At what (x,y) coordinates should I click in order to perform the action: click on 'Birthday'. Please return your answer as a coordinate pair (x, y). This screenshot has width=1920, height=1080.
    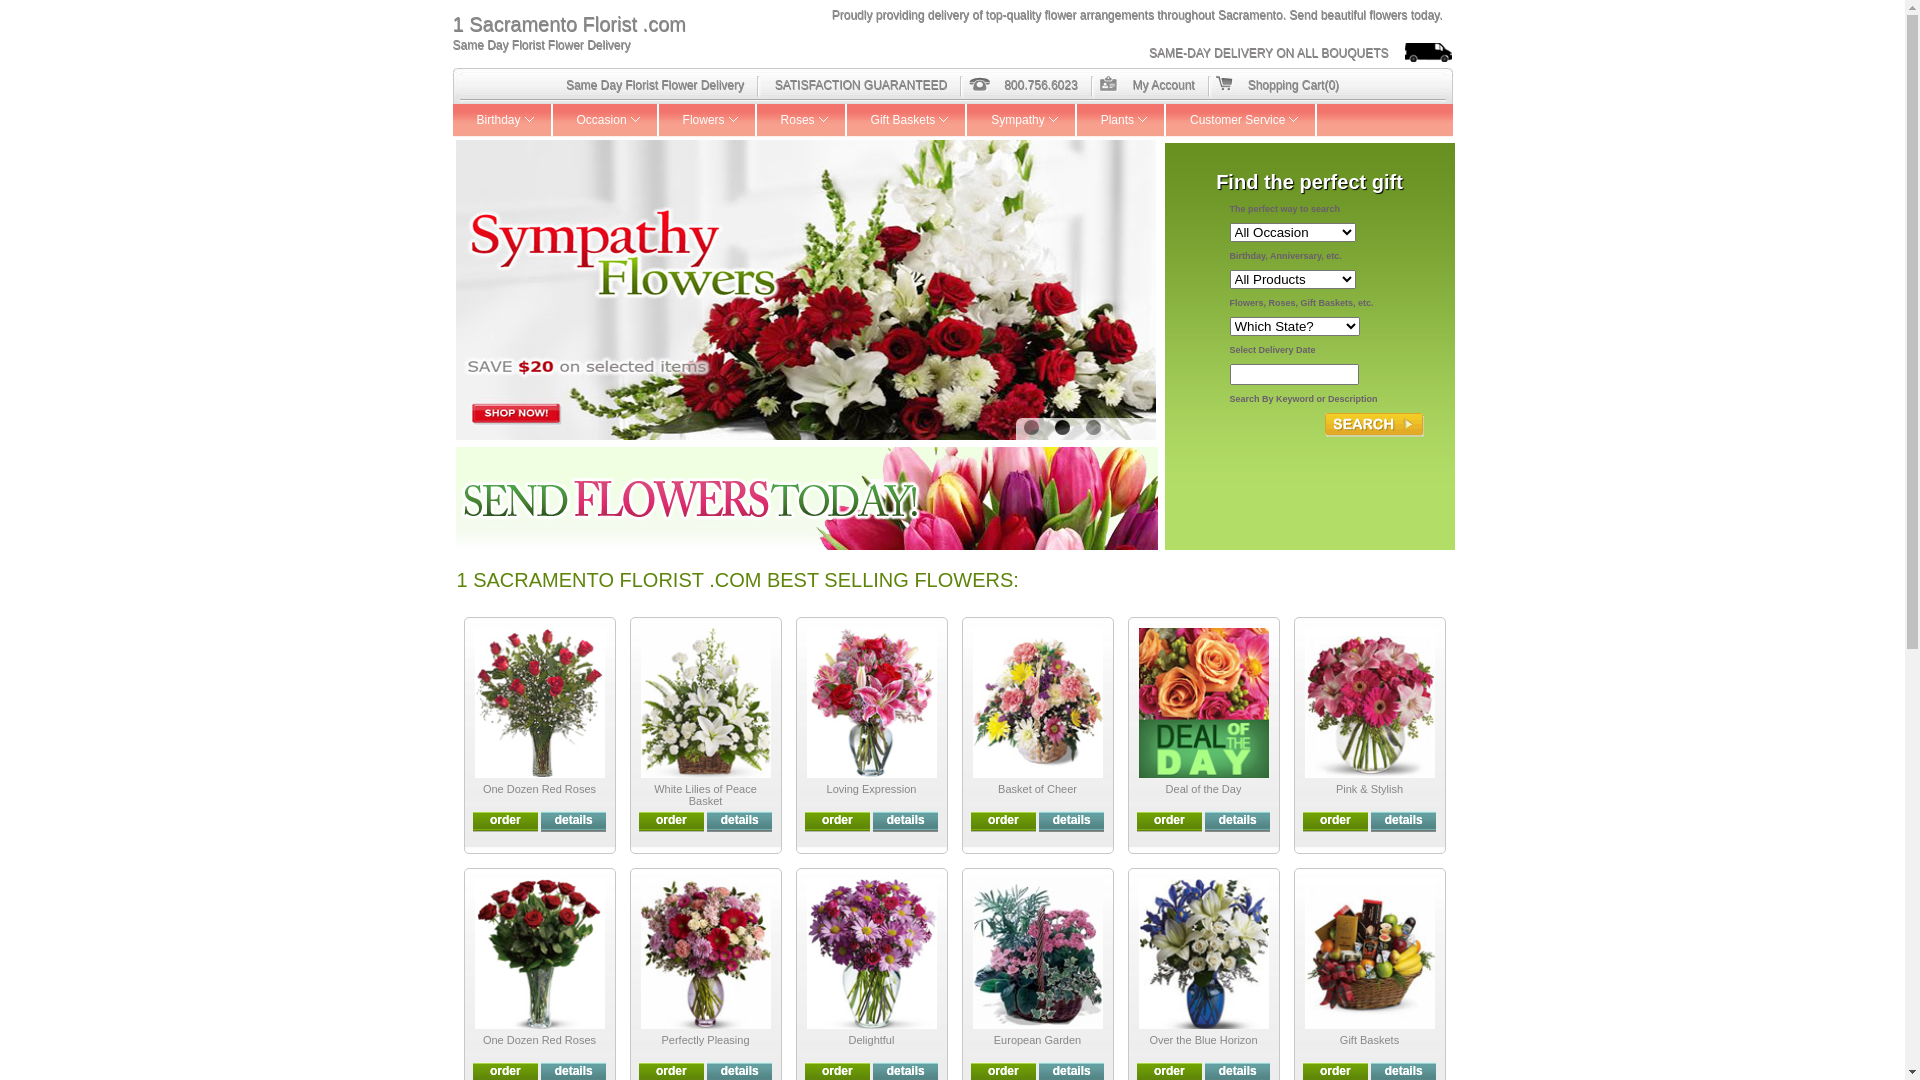
    Looking at the image, I should click on (502, 119).